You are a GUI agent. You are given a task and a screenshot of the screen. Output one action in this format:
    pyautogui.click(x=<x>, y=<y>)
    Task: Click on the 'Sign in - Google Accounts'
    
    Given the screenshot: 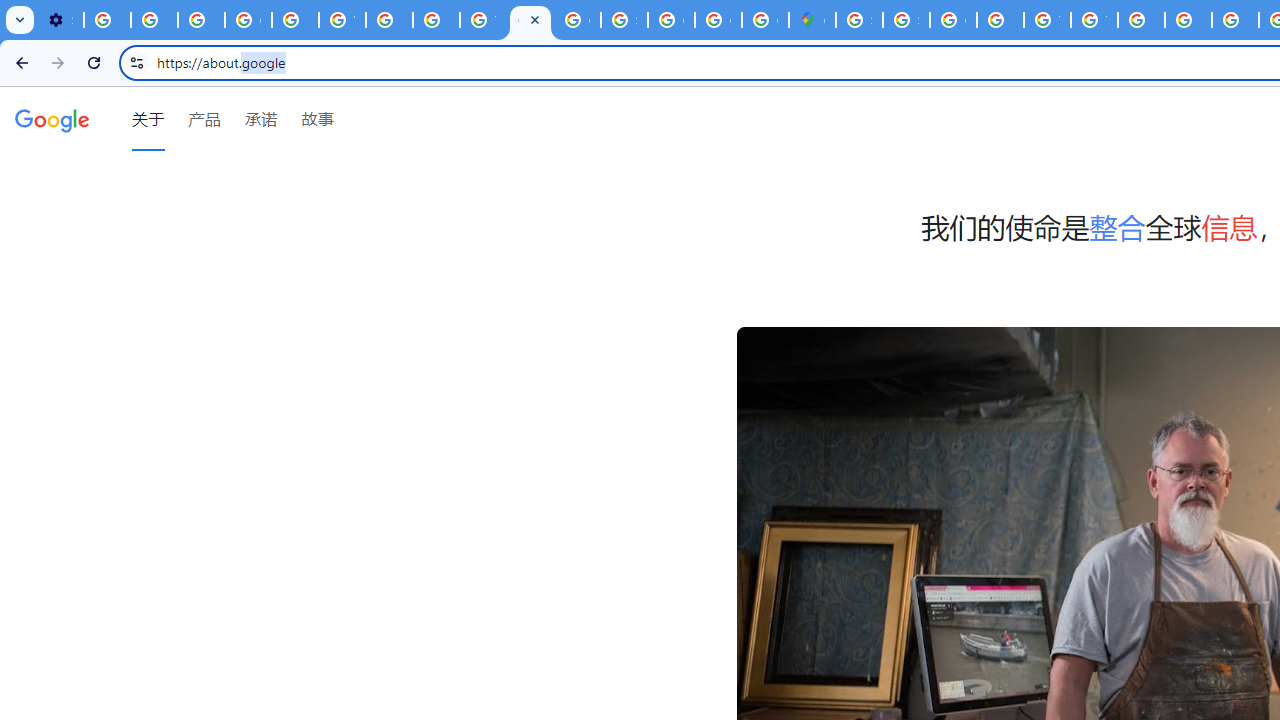 What is the action you would take?
    pyautogui.click(x=859, y=20)
    